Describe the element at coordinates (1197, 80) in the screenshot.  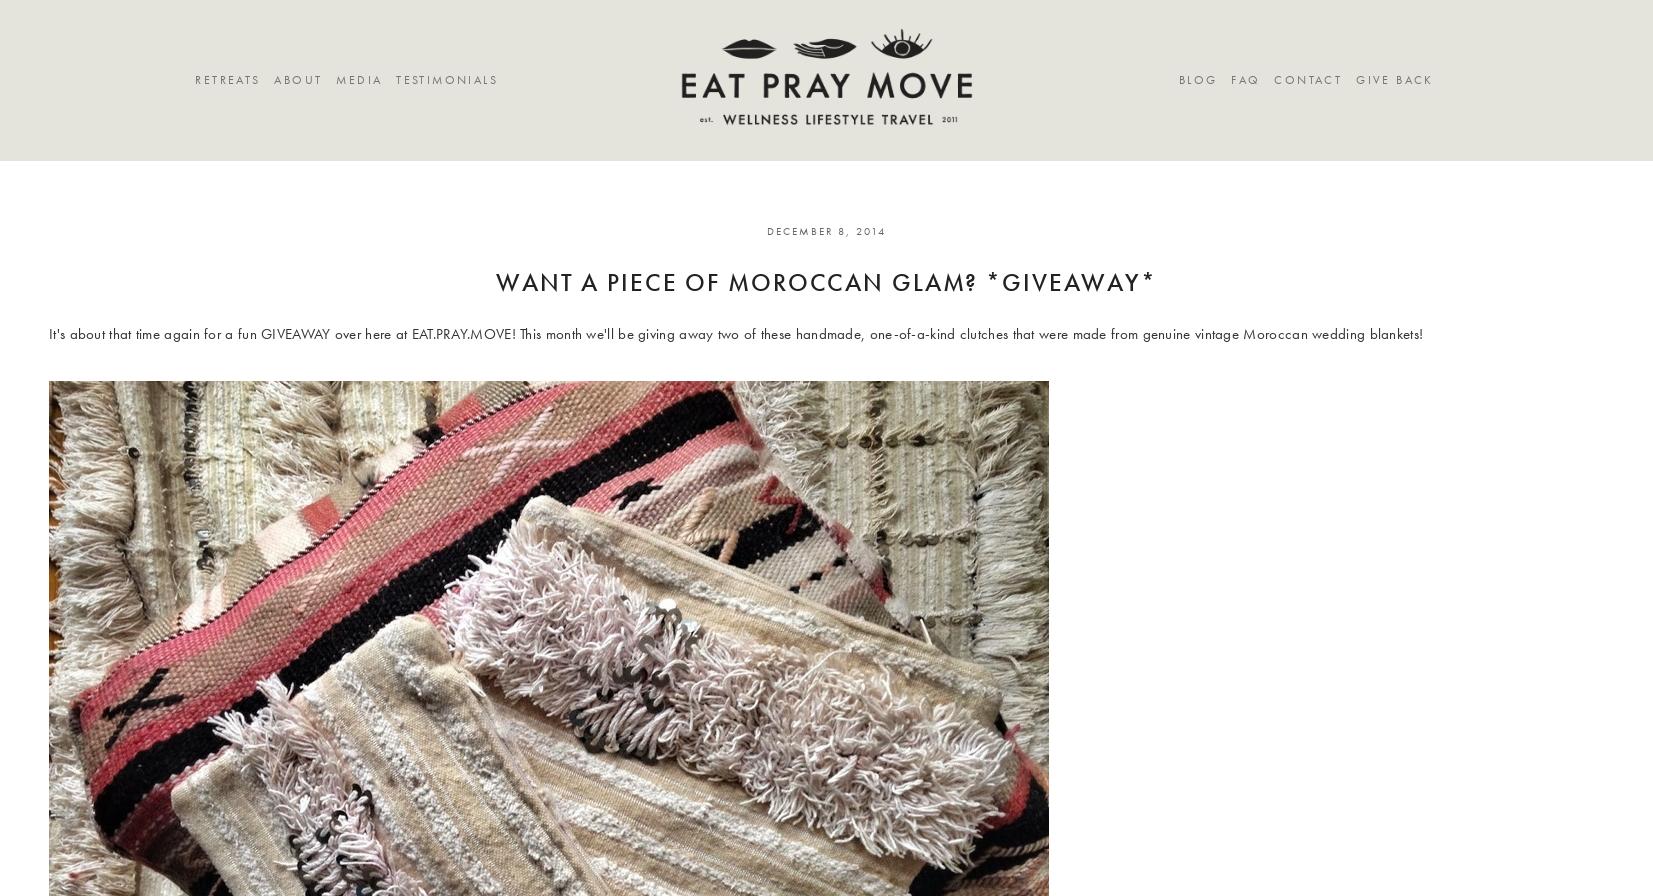
I see `'BLOG'` at that location.